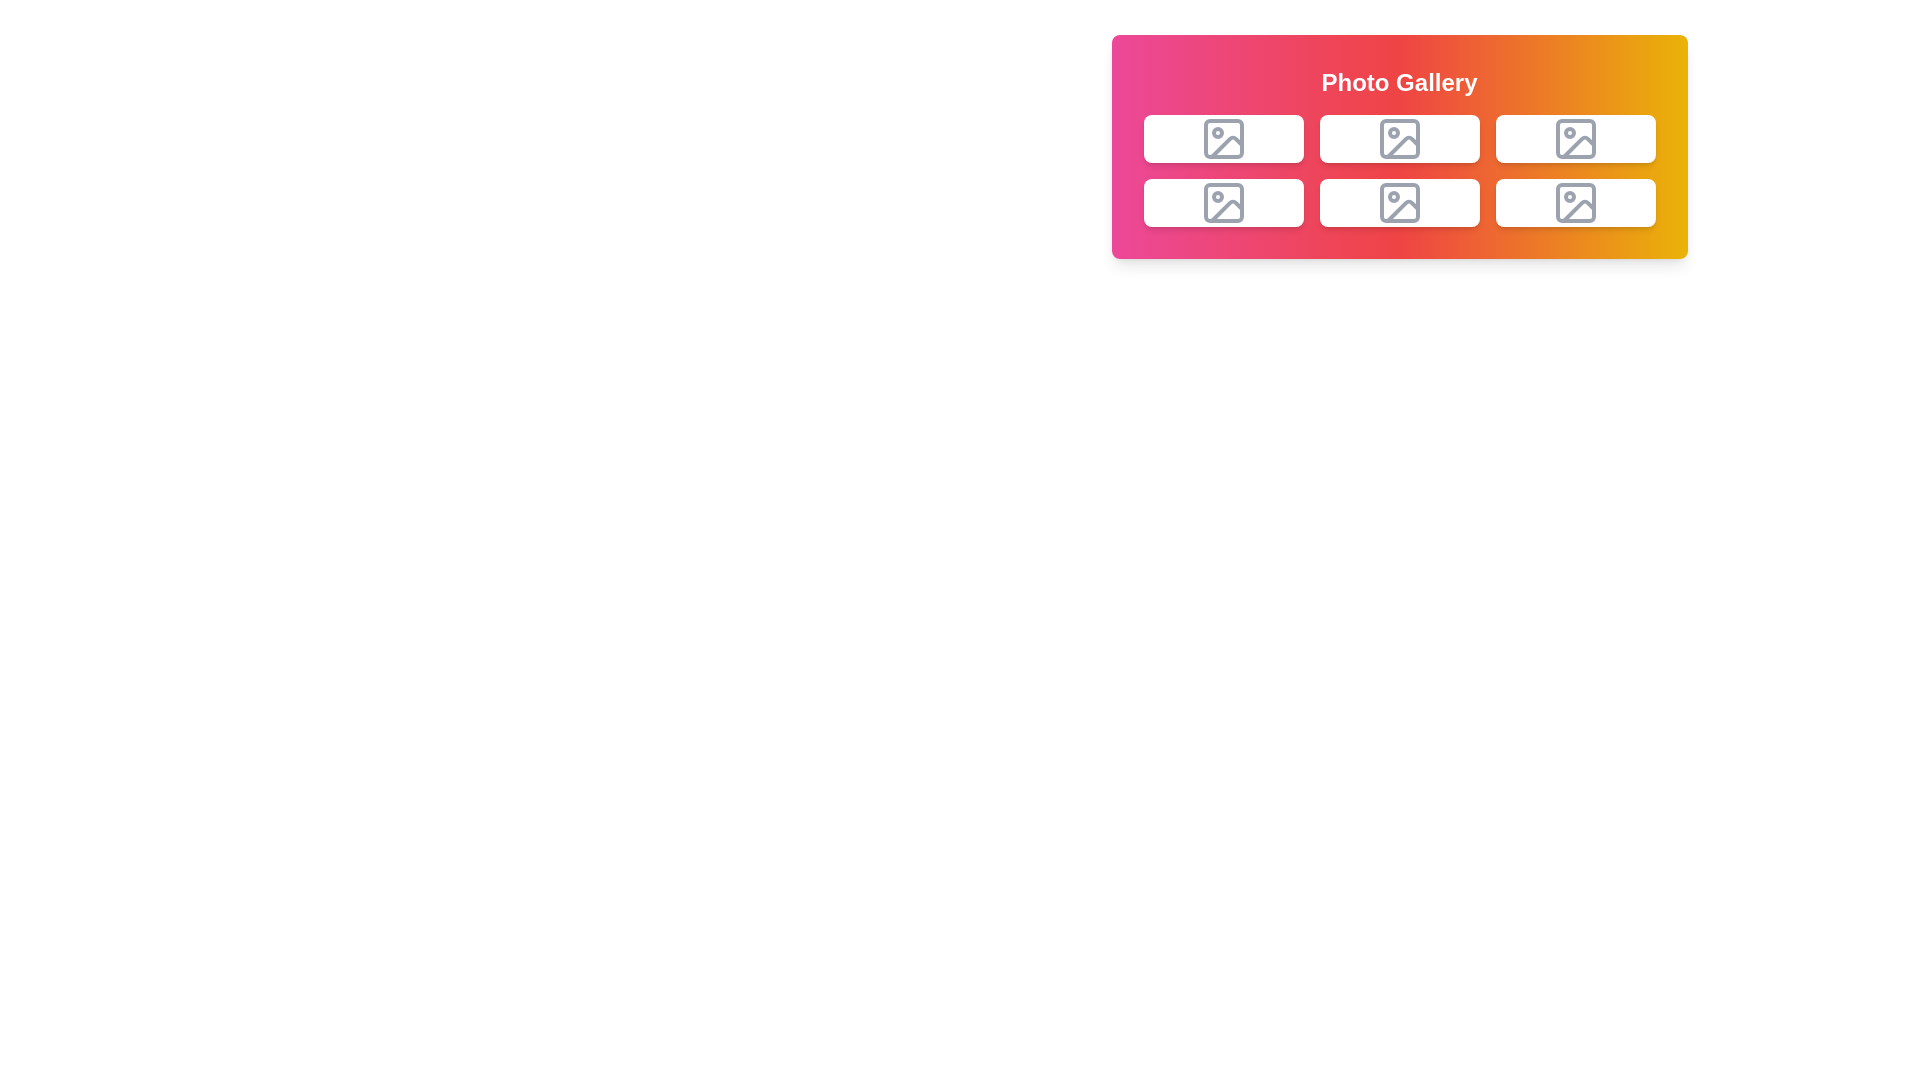 The width and height of the screenshot is (1920, 1080). Describe the element at coordinates (1548, 203) in the screenshot. I see `the circular button with a white background and a blue eye icon located in the bottom row of the photo gallery interface, specifically within the rightmost image card` at that location.